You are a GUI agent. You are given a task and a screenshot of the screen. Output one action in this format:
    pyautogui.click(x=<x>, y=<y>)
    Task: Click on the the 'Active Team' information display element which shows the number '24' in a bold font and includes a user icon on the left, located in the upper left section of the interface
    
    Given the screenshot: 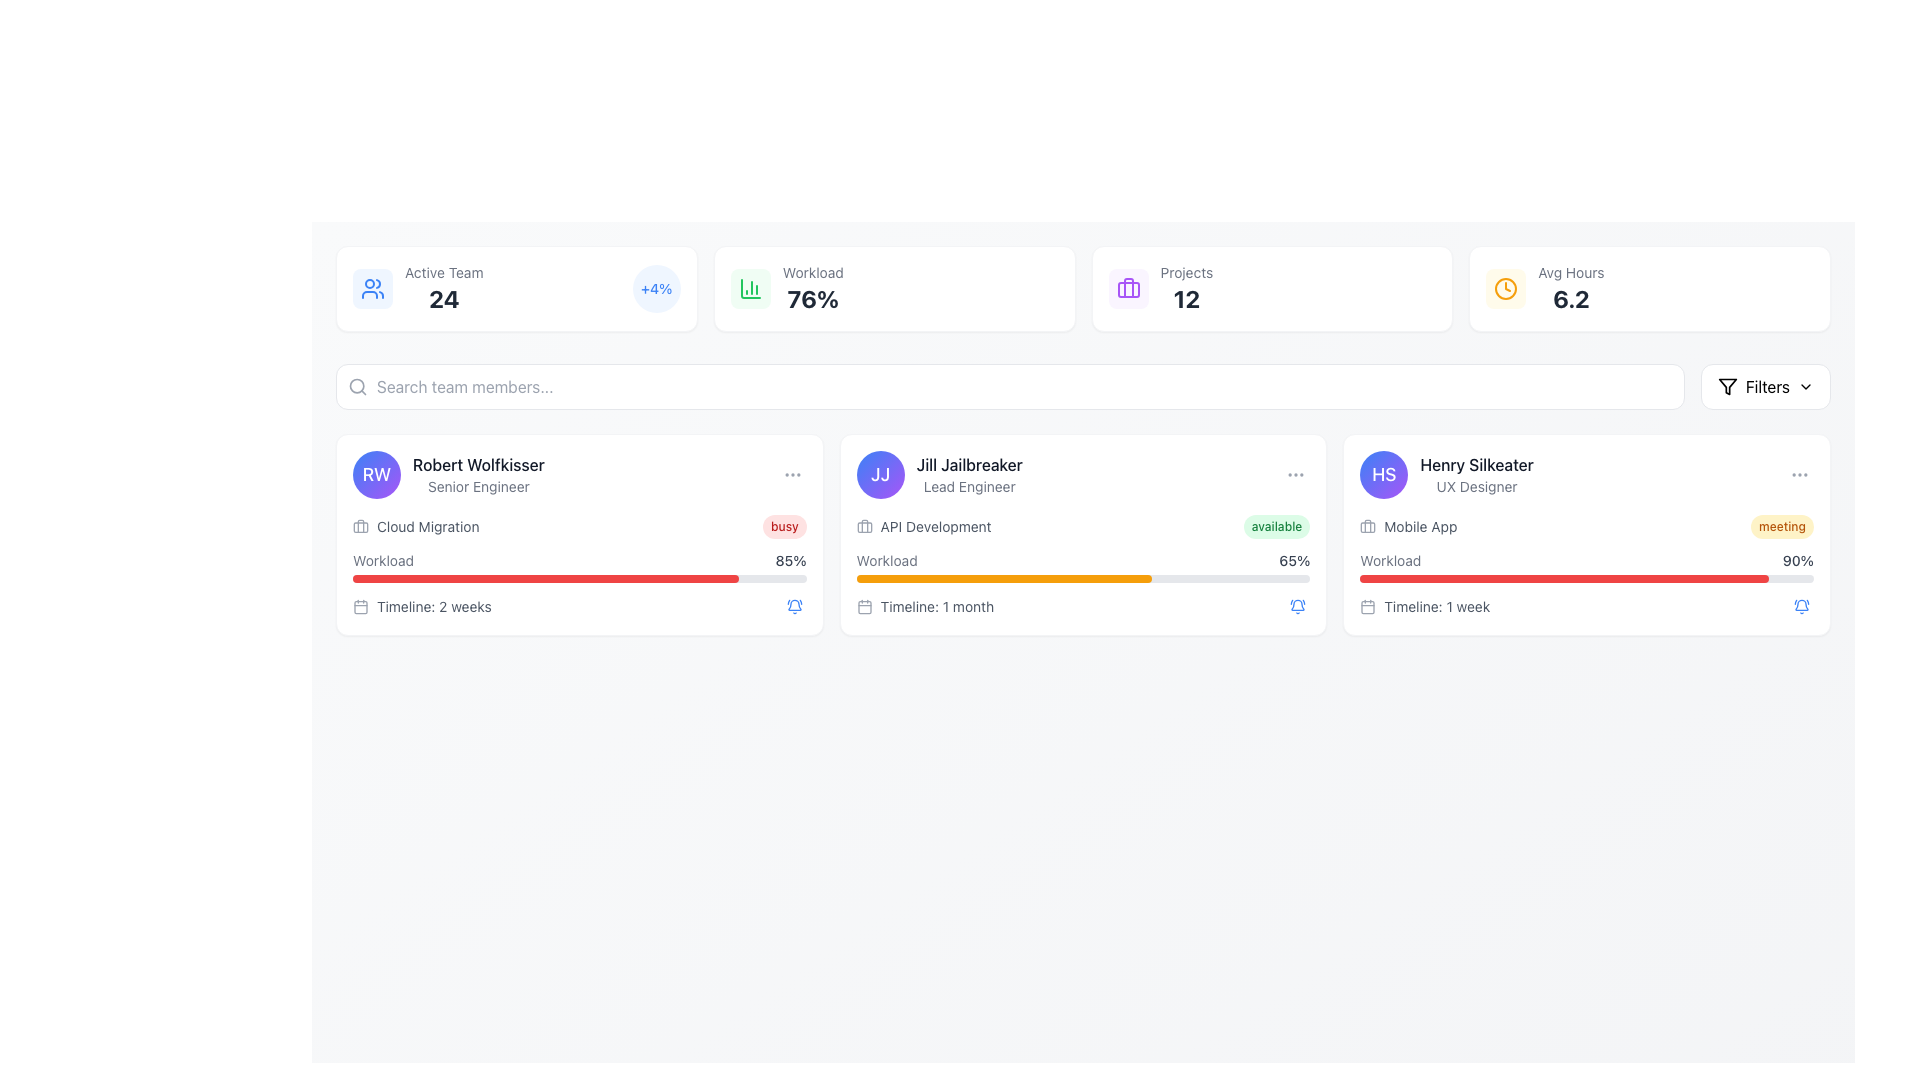 What is the action you would take?
    pyautogui.click(x=417, y=289)
    